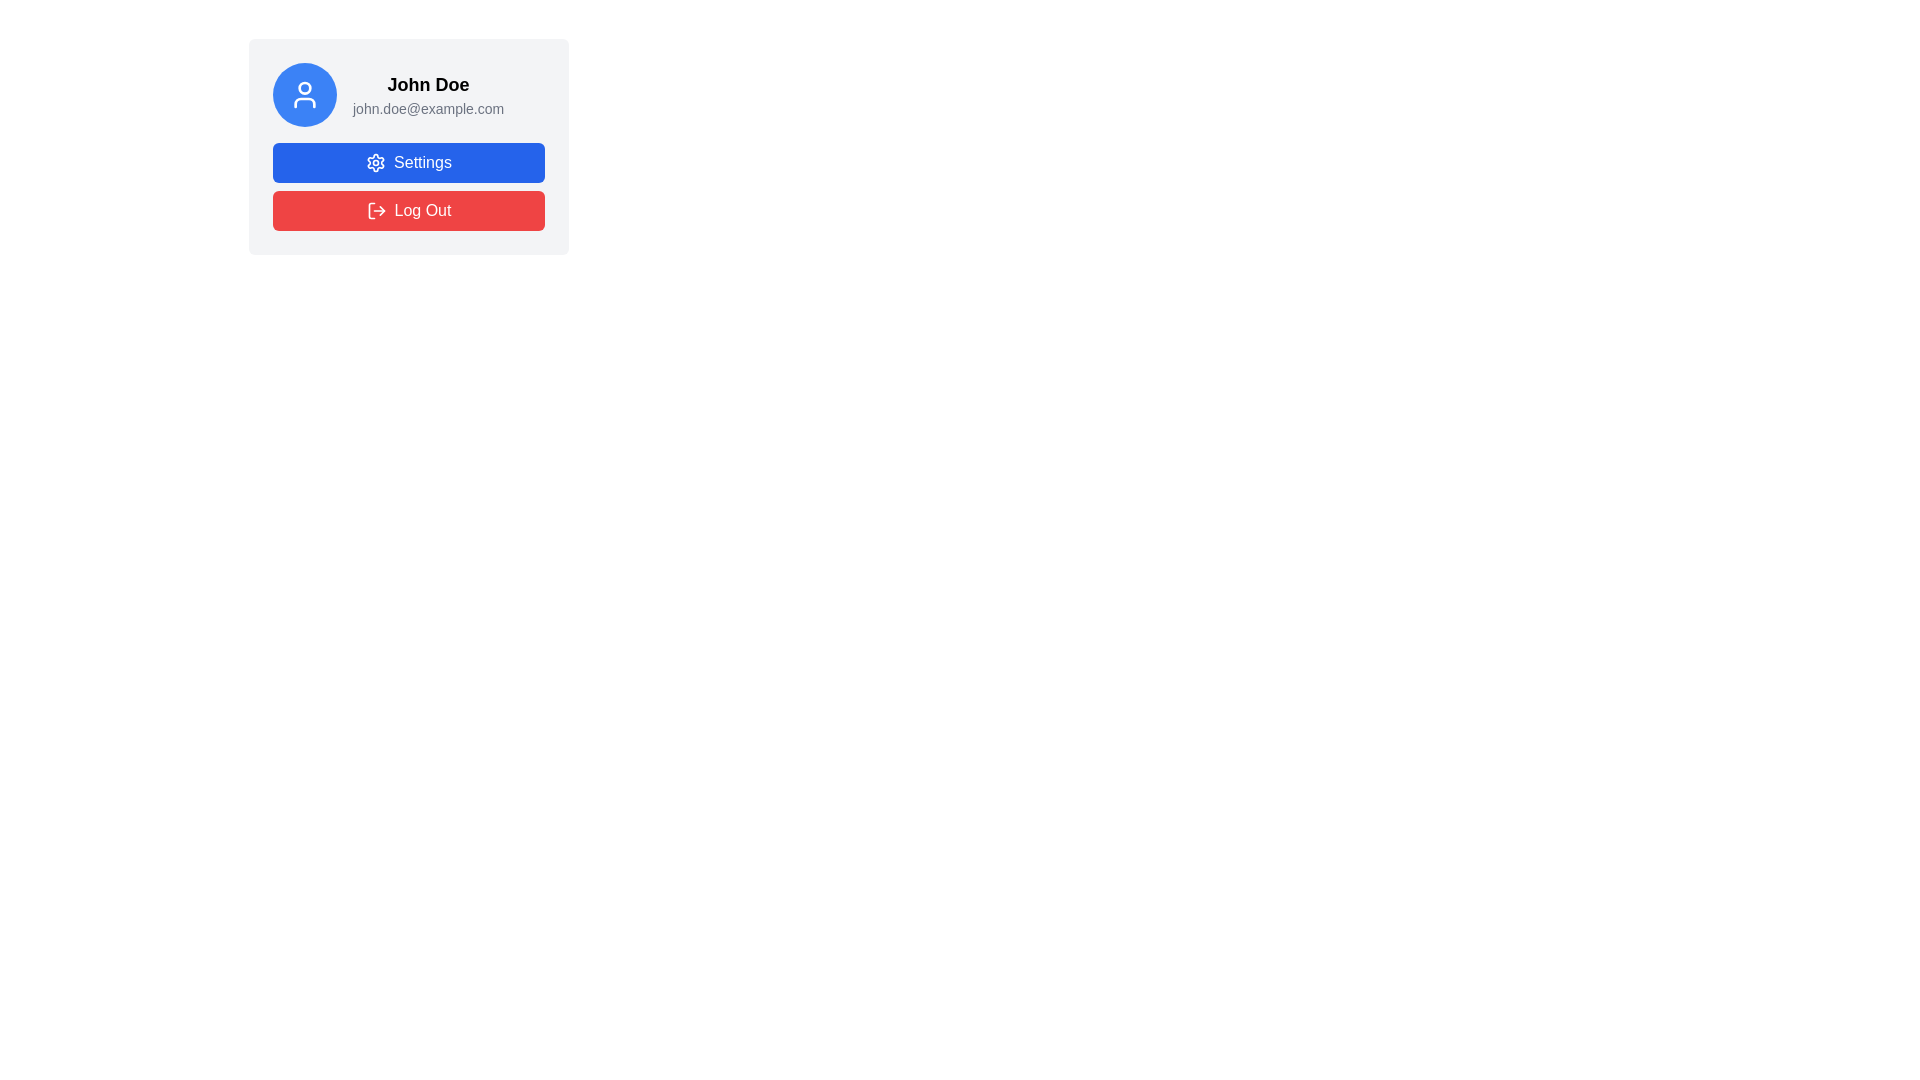  Describe the element at coordinates (427, 83) in the screenshot. I see `text label displaying 'John Doe' for user identification, which is prominently positioned above the email address in the user profile section` at that location.